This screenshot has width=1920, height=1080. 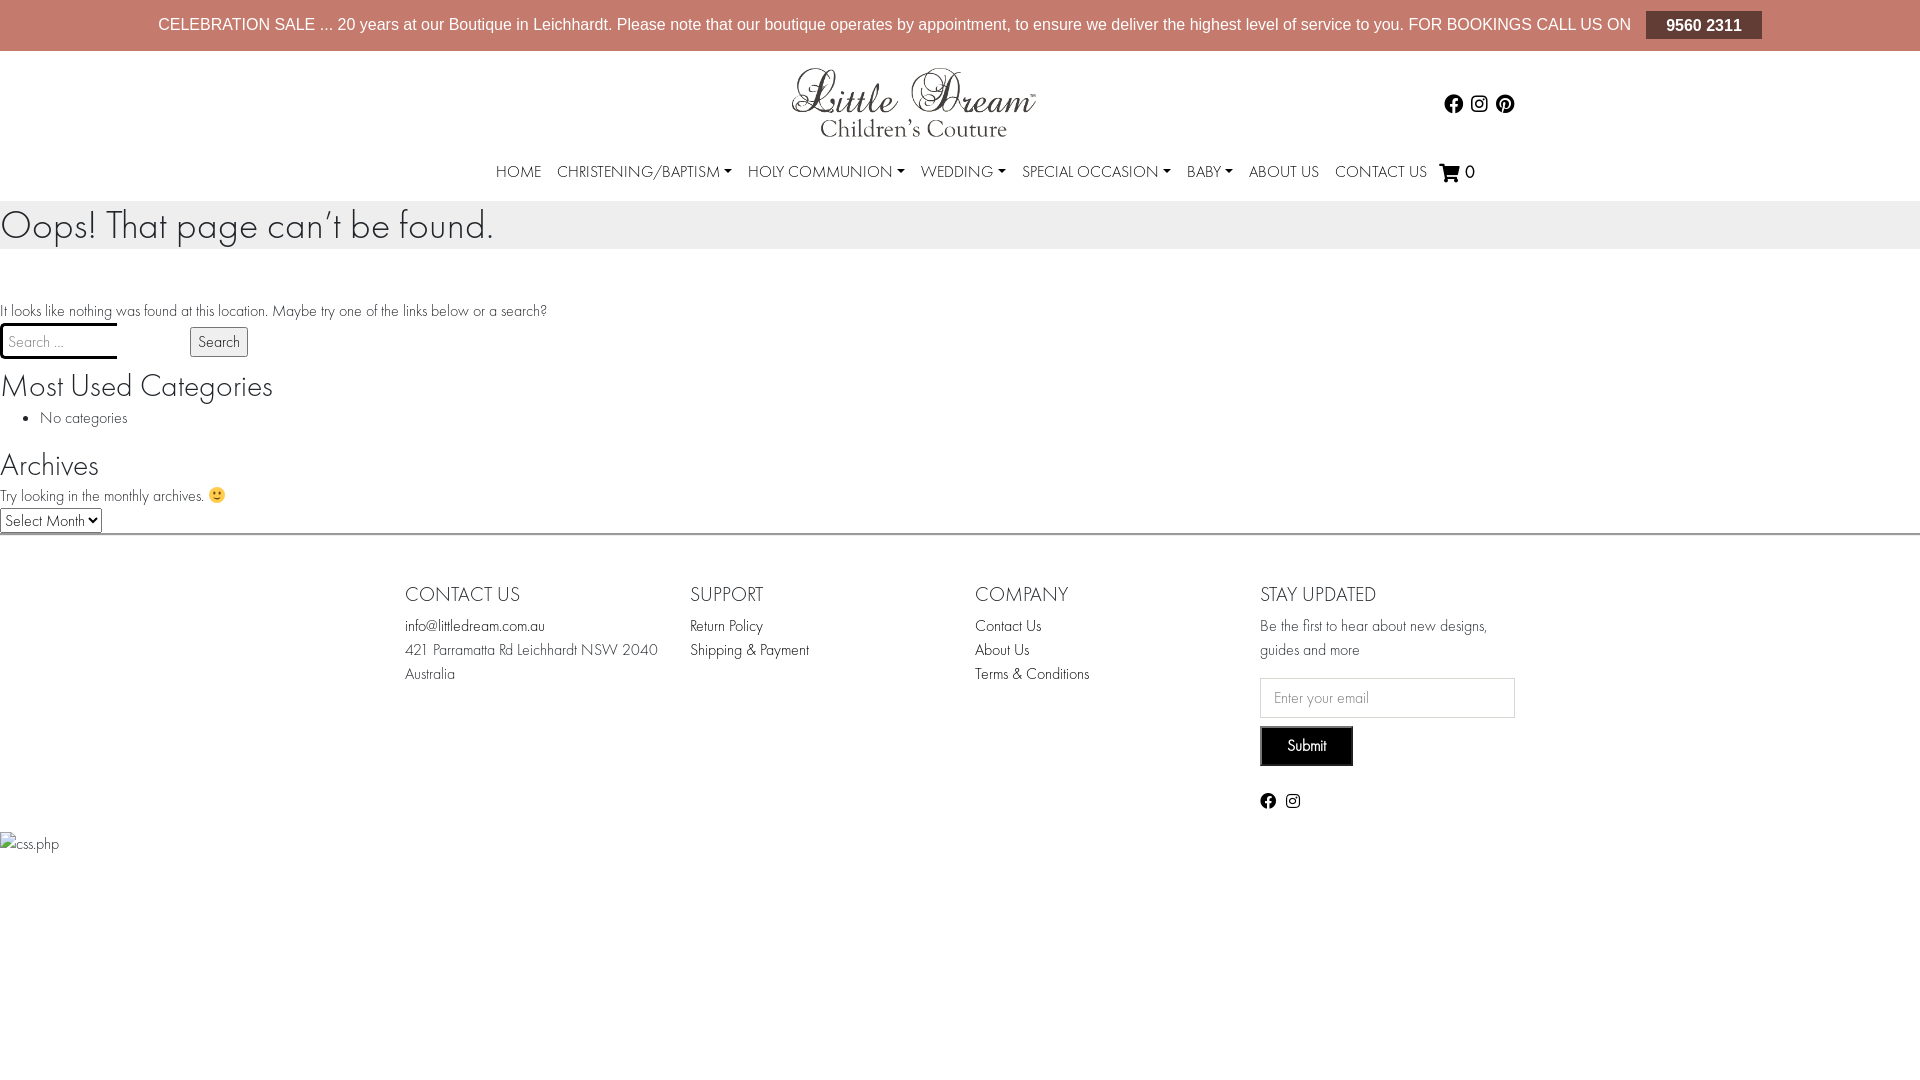 What do you see at coordinates (219, 341) in the screenshot?
I see `'Search'` at bounding box center [219, 341].